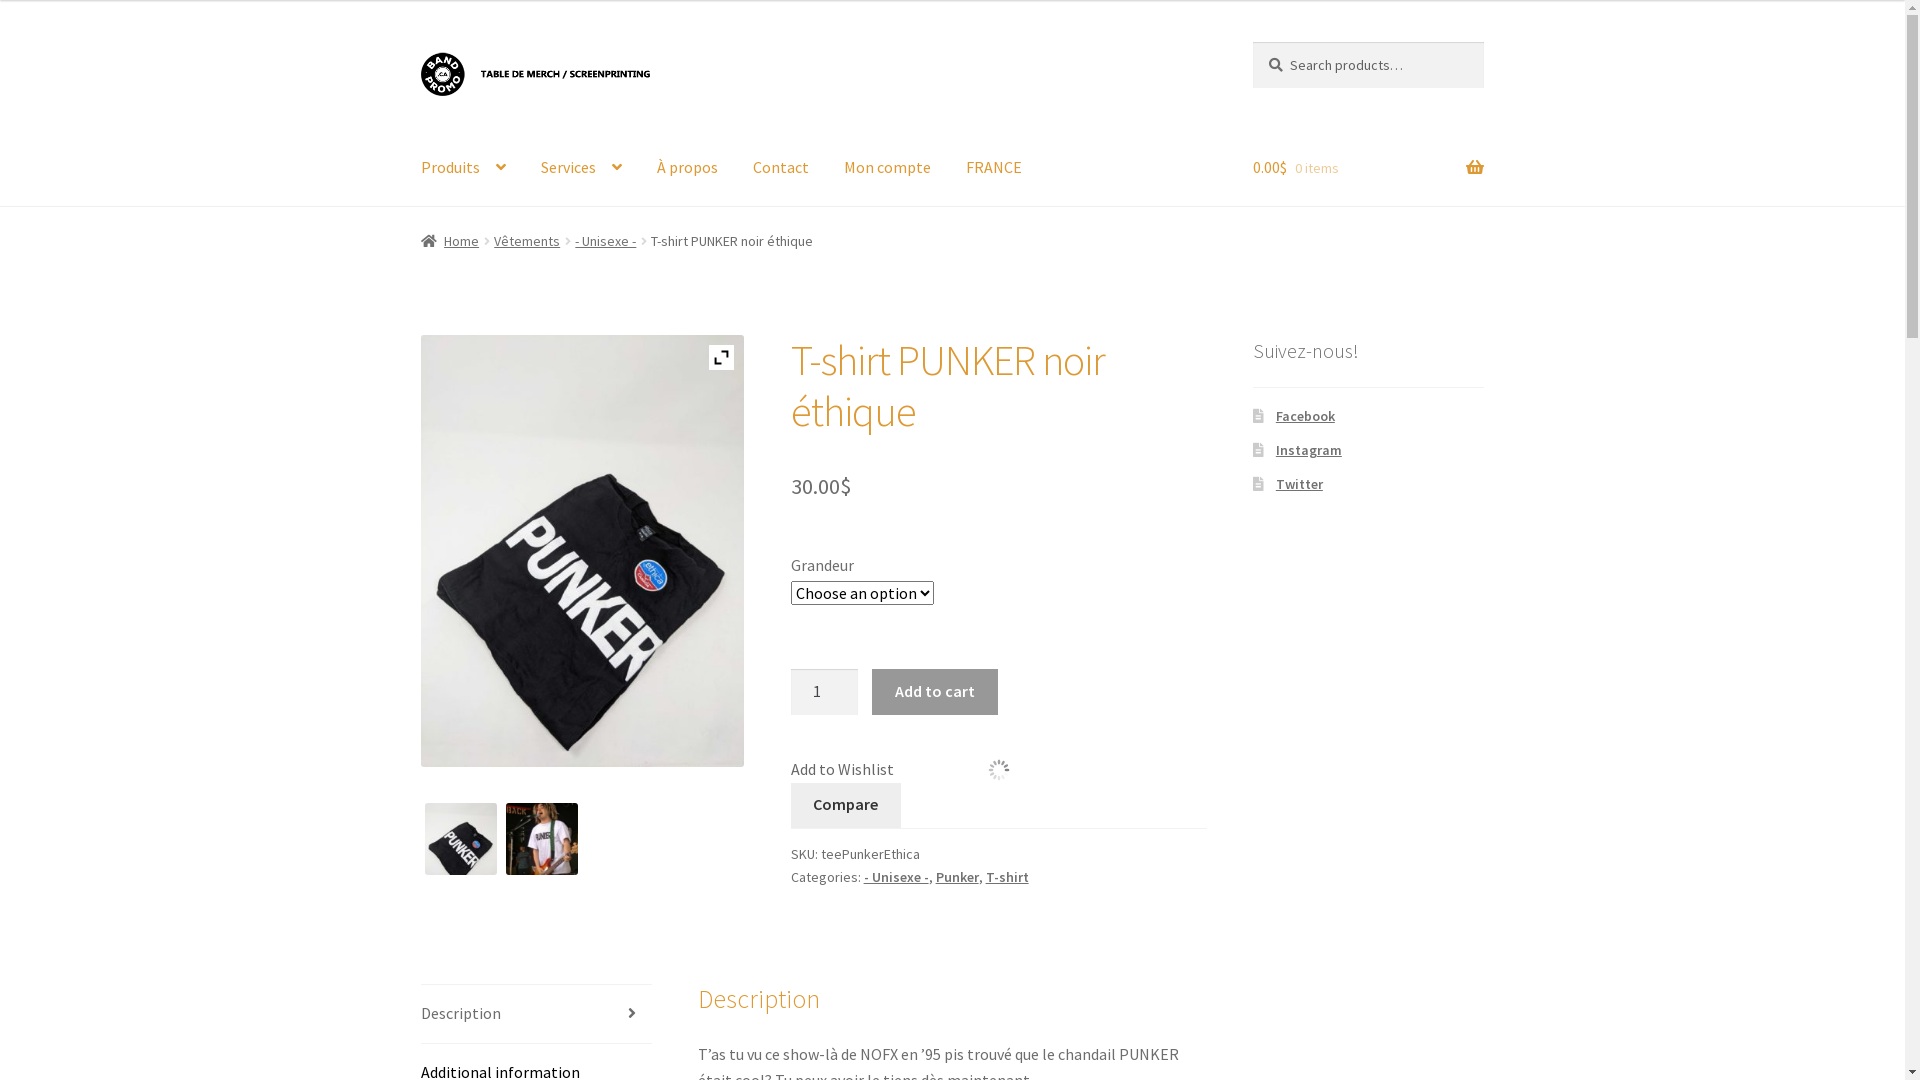 Image resolution: width=1920 pixels, height=1080 pixels. I want to click on 'Skip to navigation', so click(419, 41).